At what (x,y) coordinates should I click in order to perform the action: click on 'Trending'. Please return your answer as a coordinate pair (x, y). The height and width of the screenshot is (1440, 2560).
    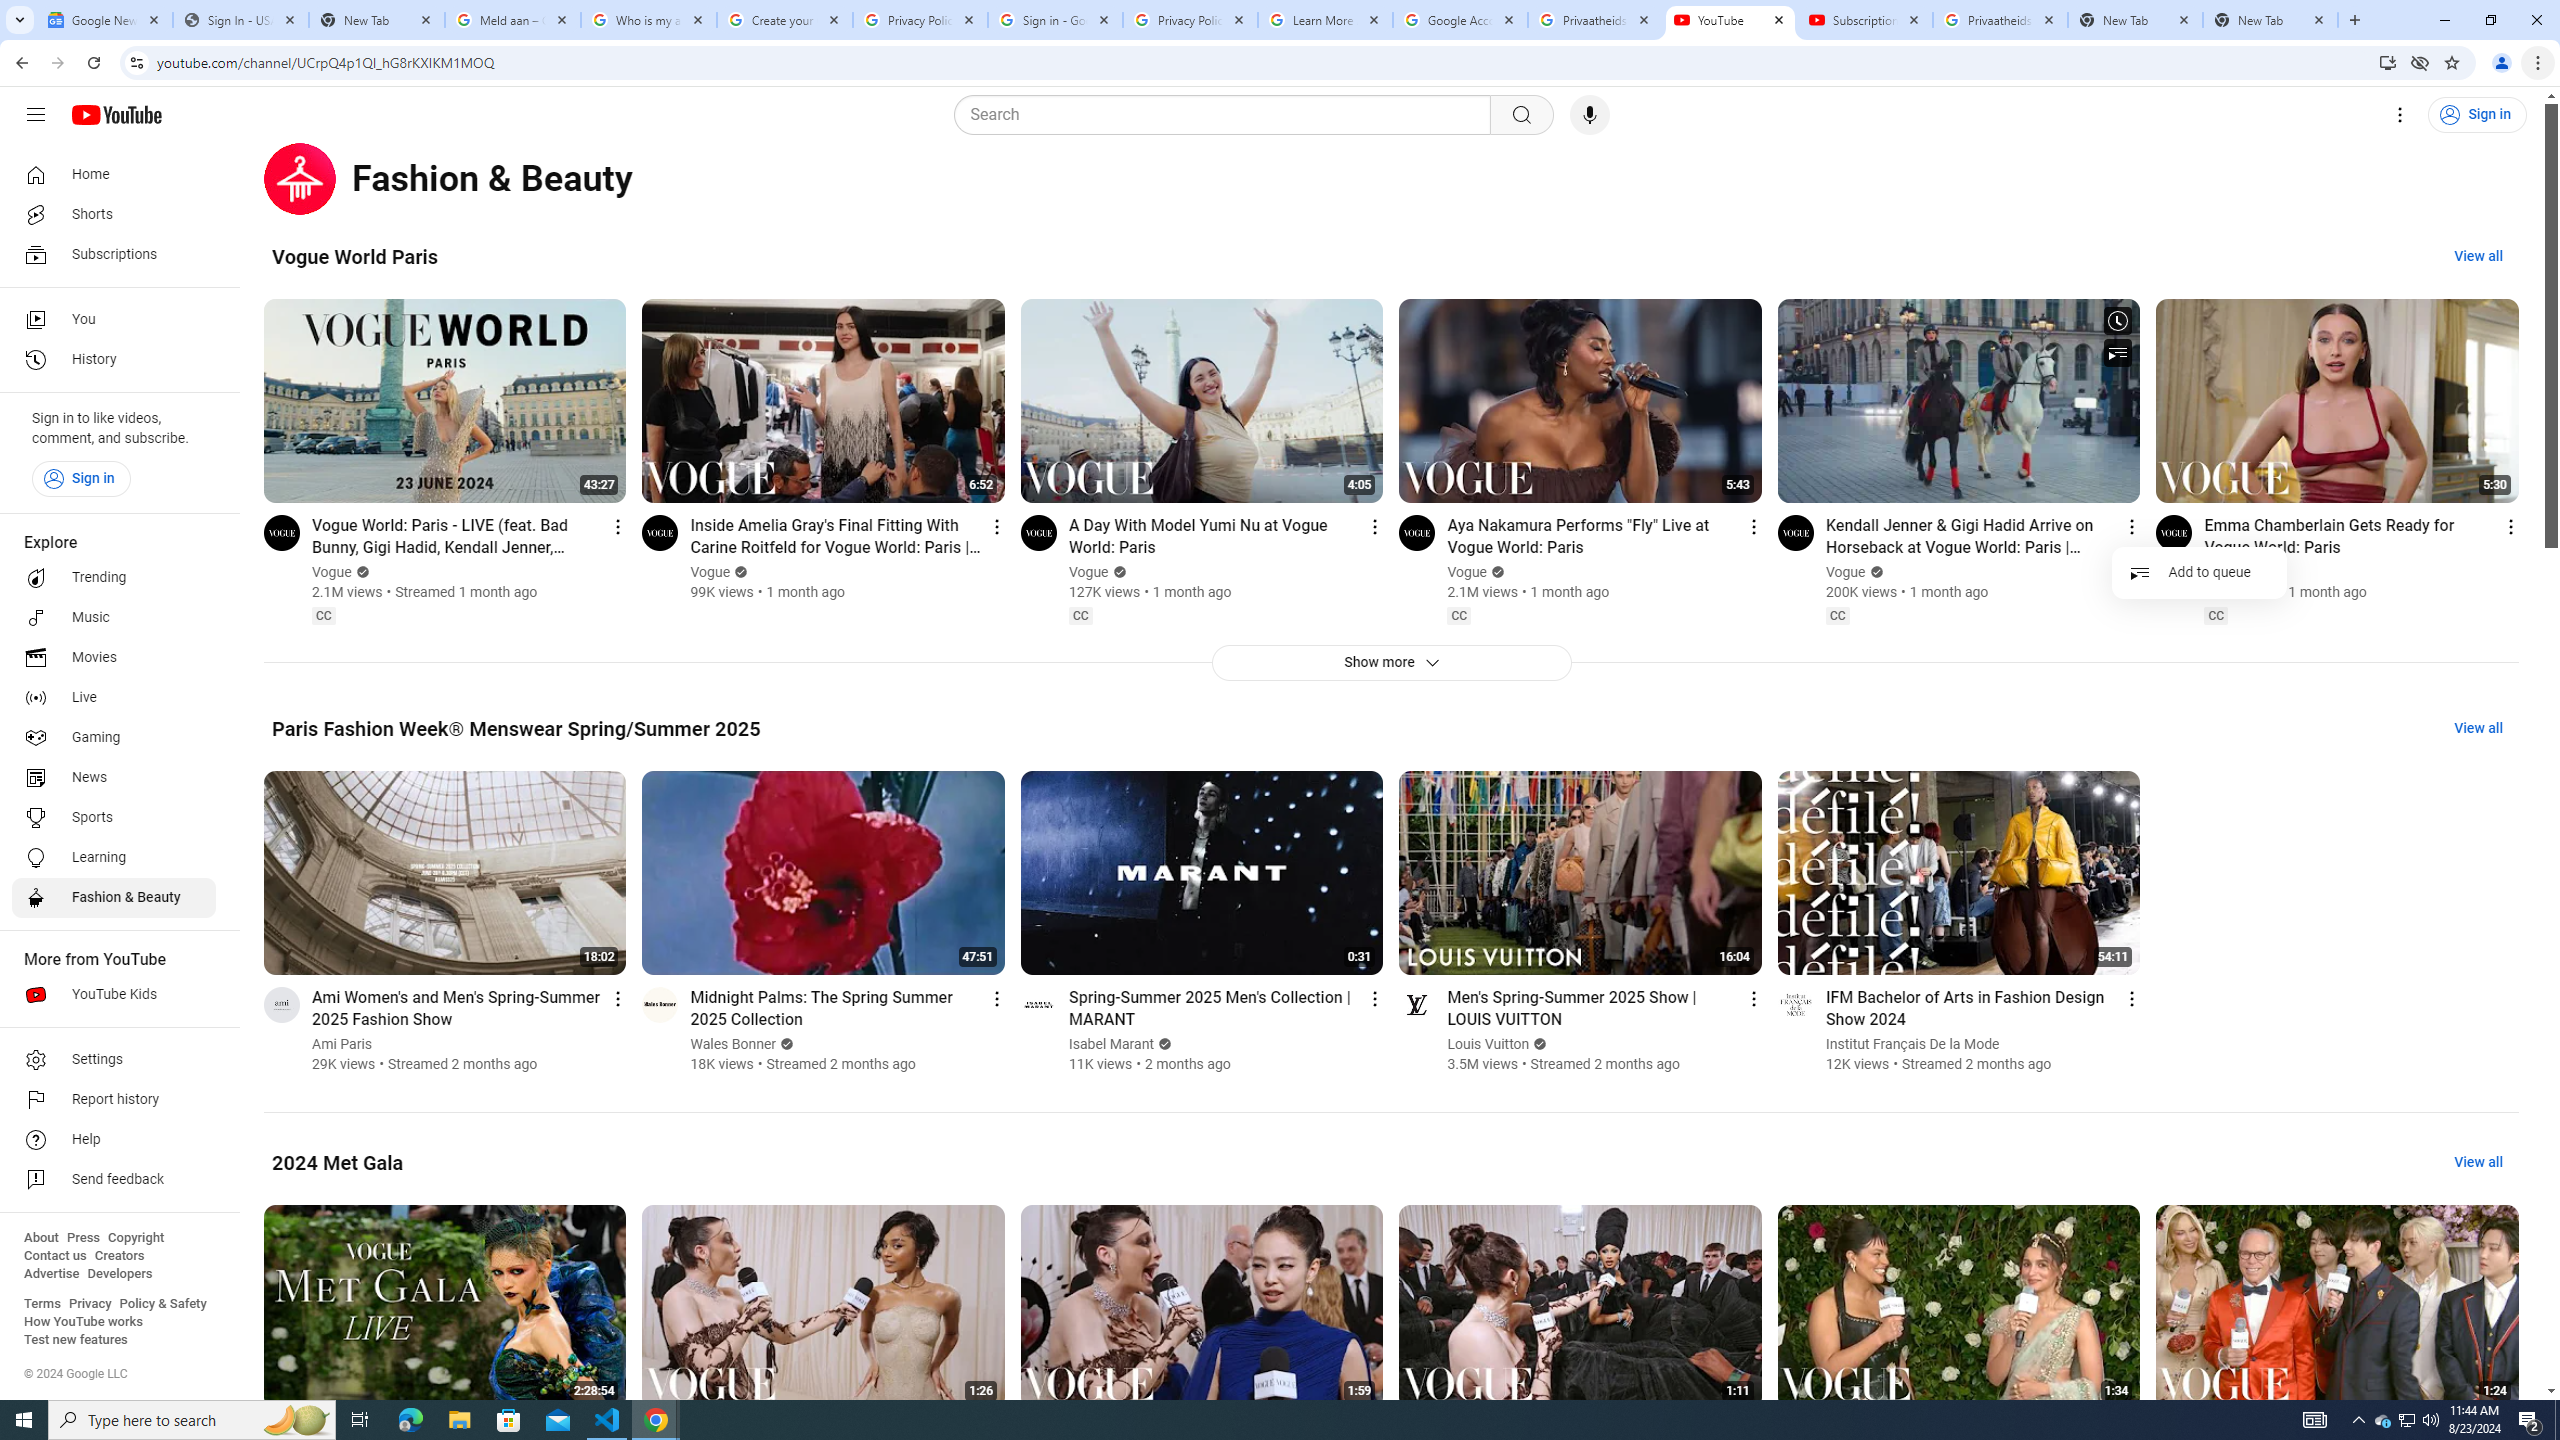
    Looking at the image, I should click on (113, 578).